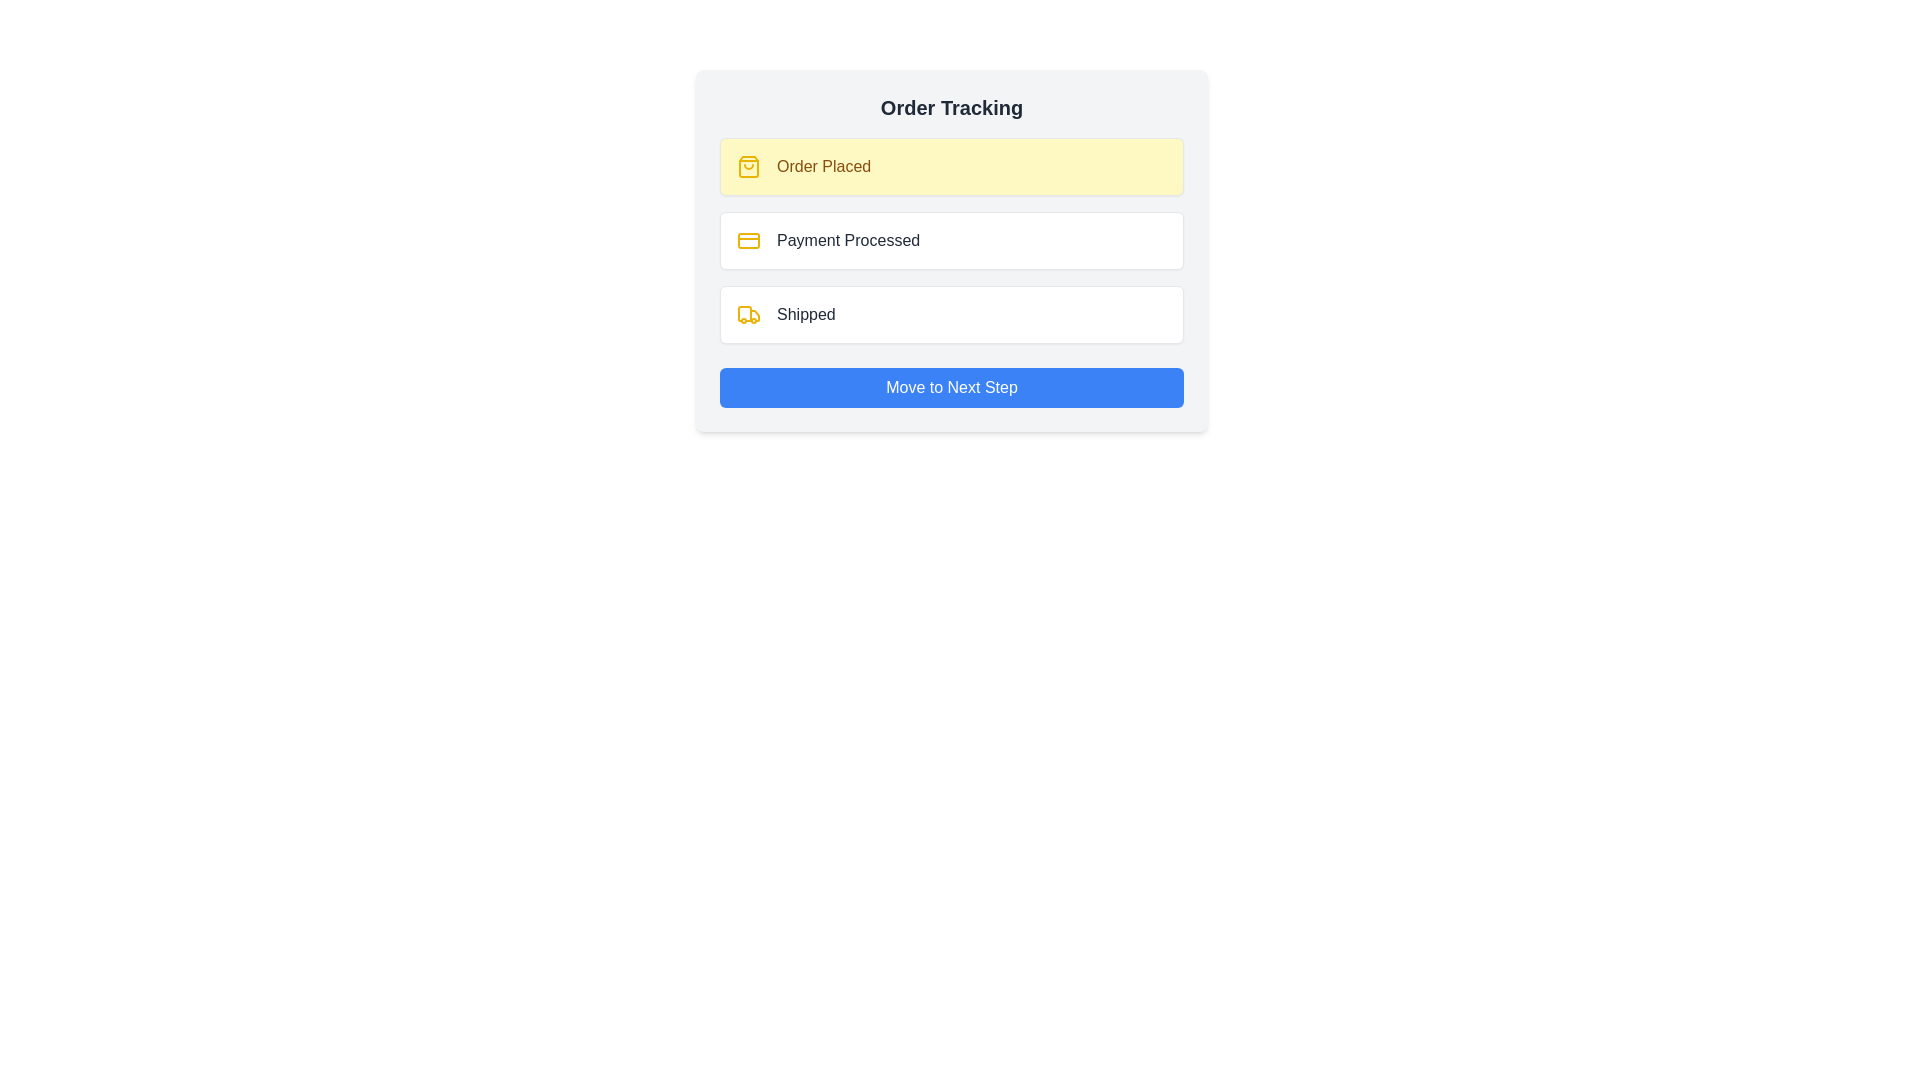  What do you see at coordinates (950, 388) in the screenshot?
I see `the blue button located at the bottom of the 'Order Tracking' card to advance the current task or process` at bounding box center [950, 388].